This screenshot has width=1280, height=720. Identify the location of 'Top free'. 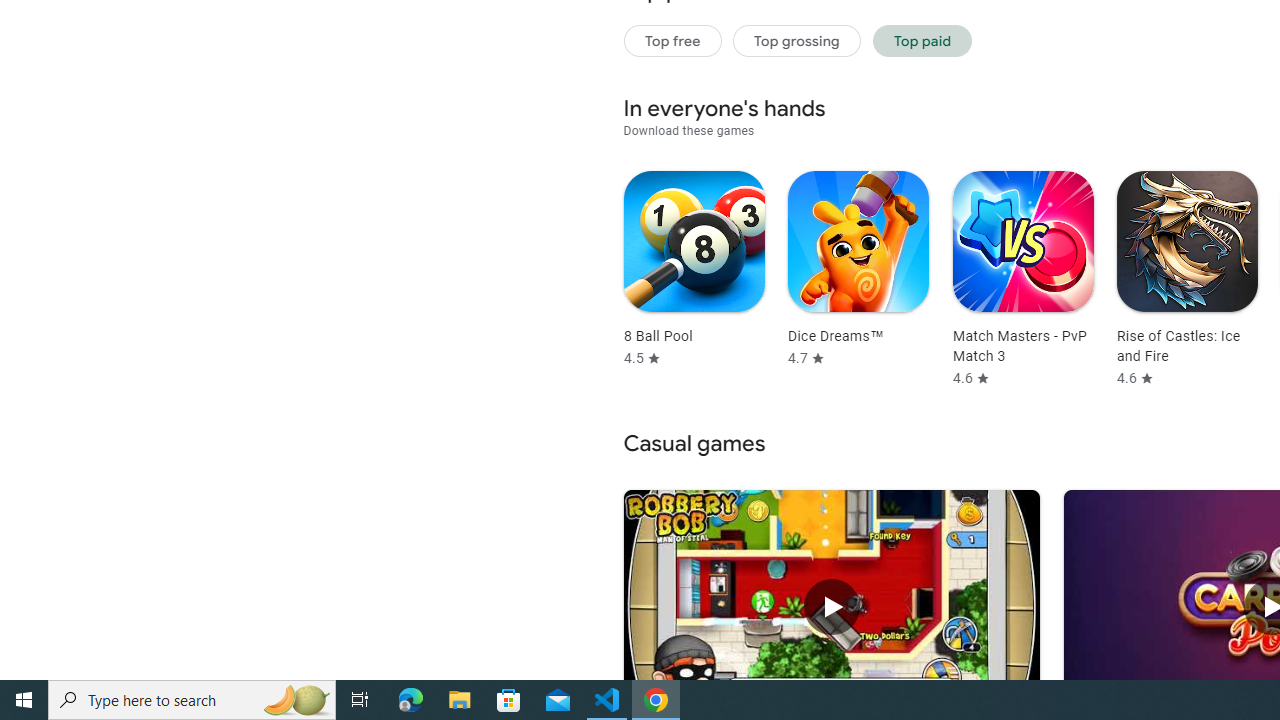
(672, 40).